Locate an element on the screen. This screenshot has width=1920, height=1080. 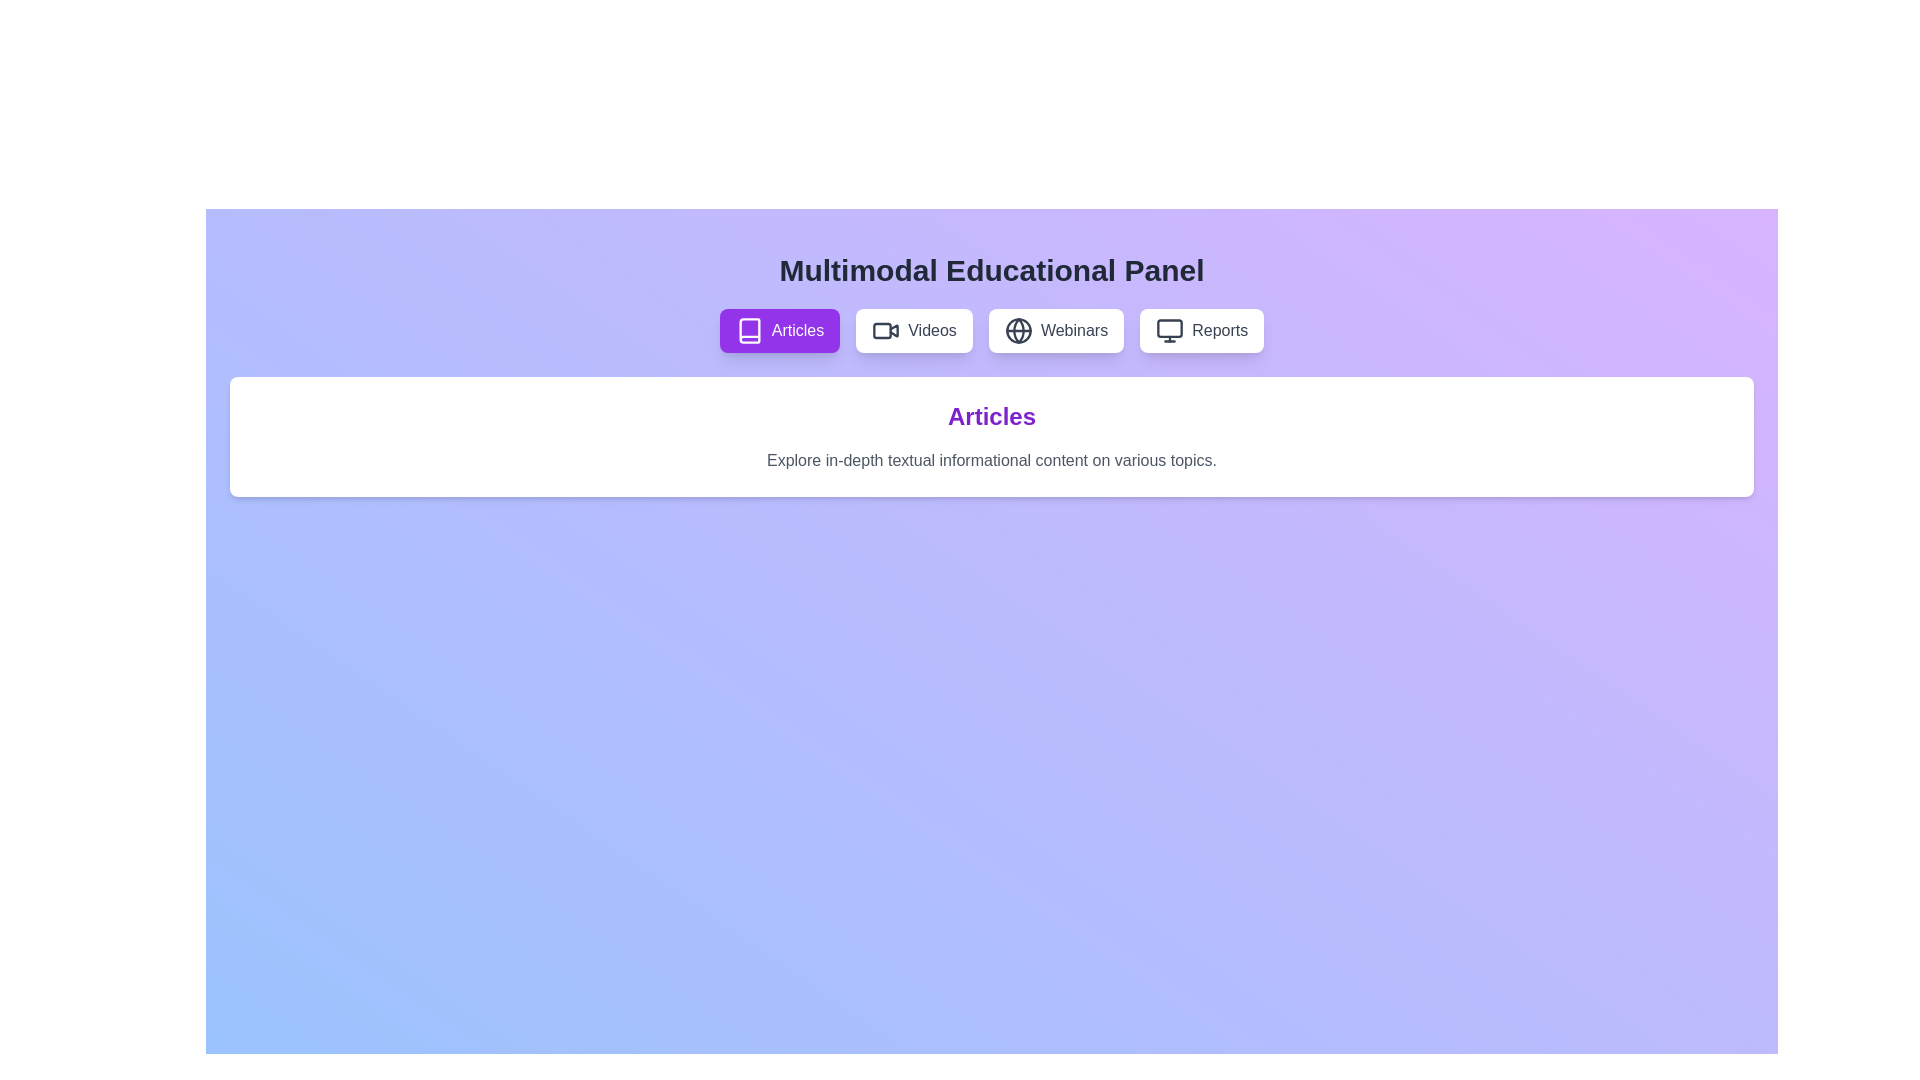
the 'Videos' button, which is the second button from the left in a horizontally aligned group of buttons is located at coordinates (931, 330).